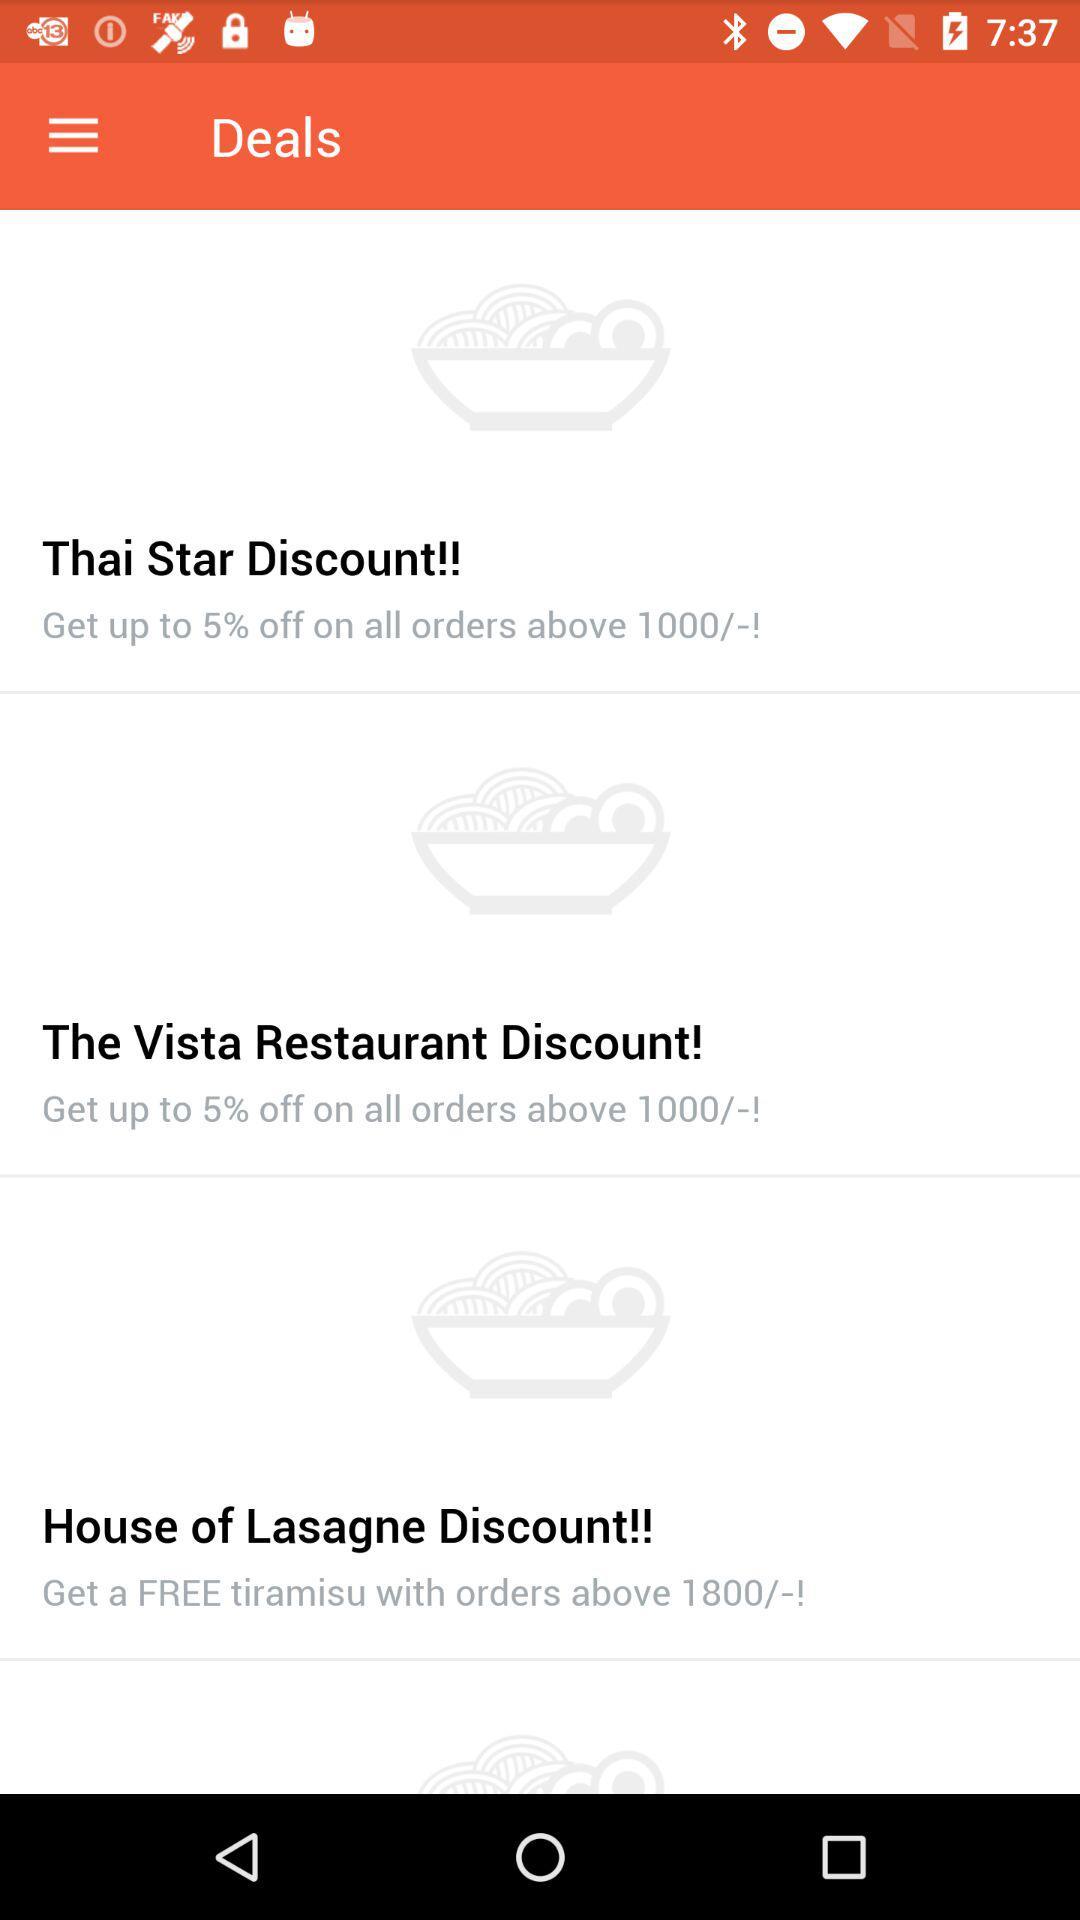  What do you see at coordinates (540, 1513) in the screenshot?
I see `house of lasagne icon` at bounding box center [540, 1513].